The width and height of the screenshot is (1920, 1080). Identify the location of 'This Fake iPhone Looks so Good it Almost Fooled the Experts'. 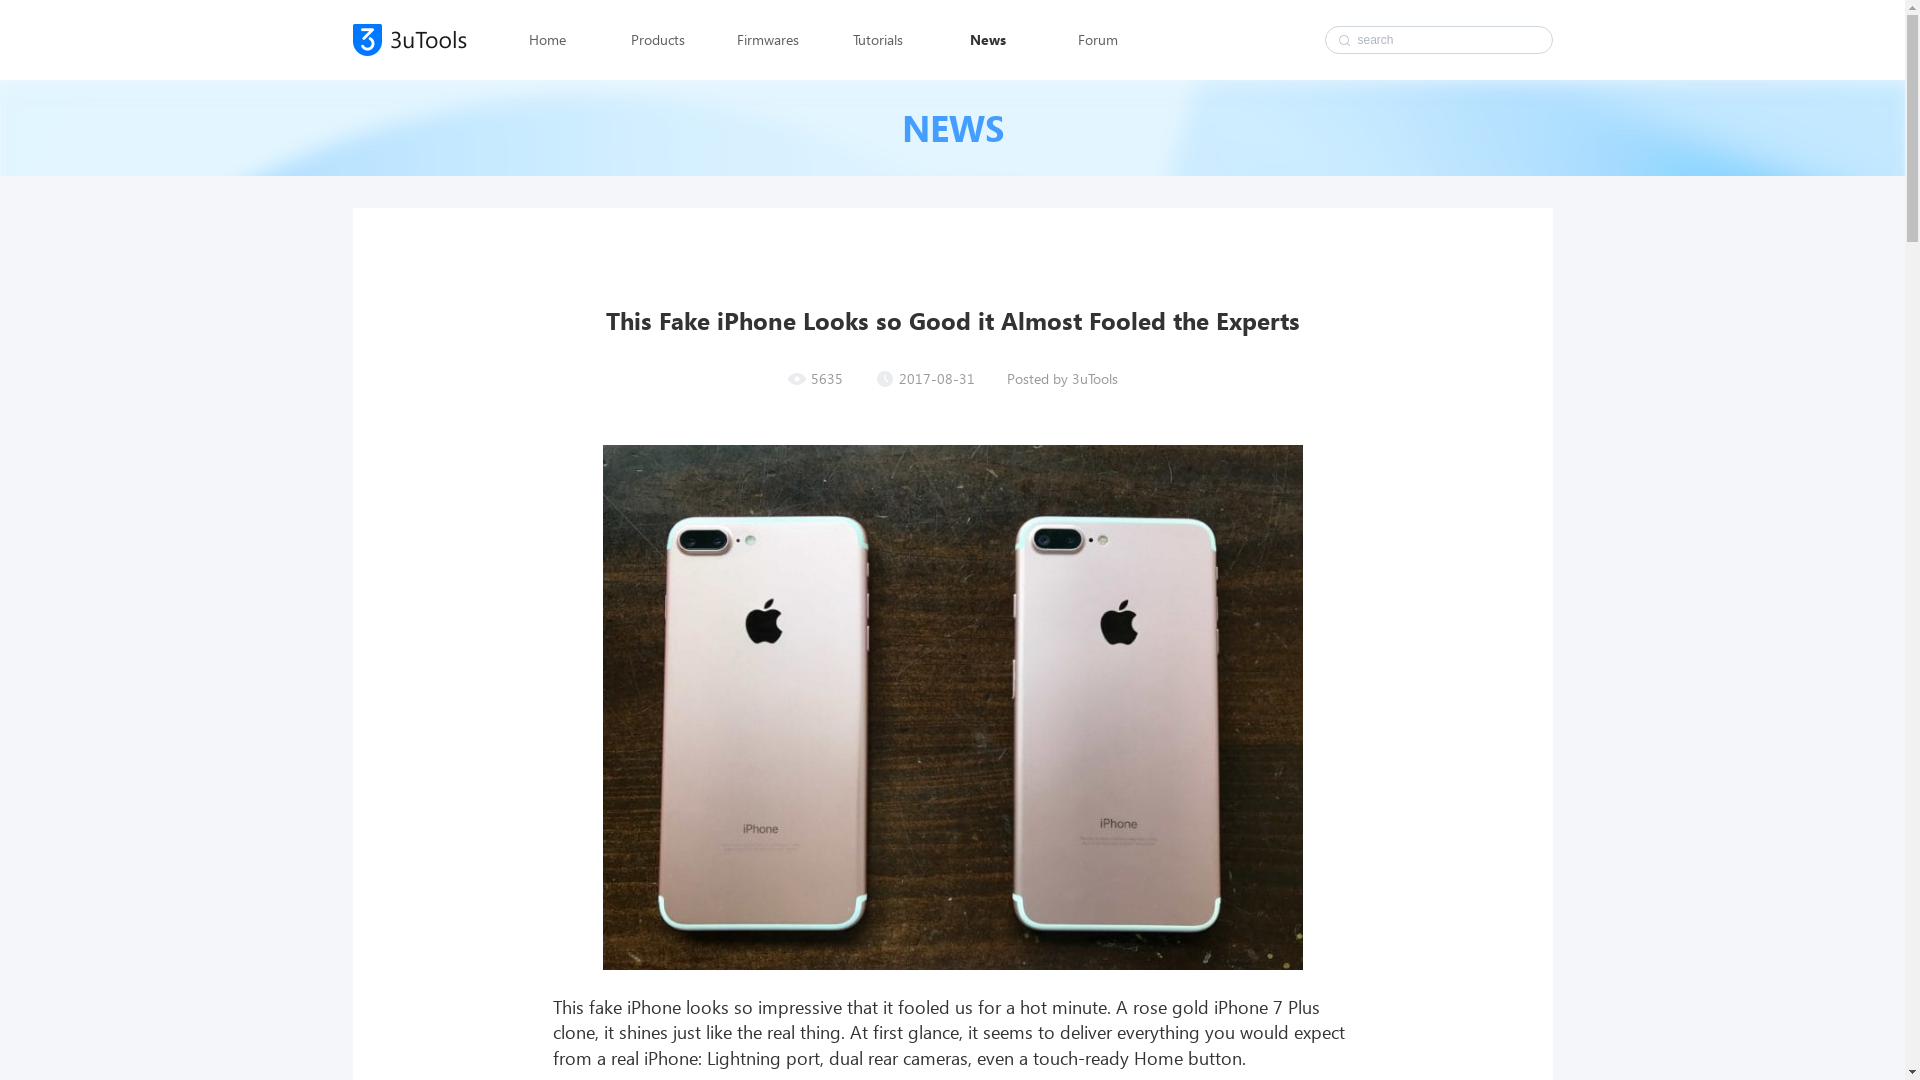
(600, 706).